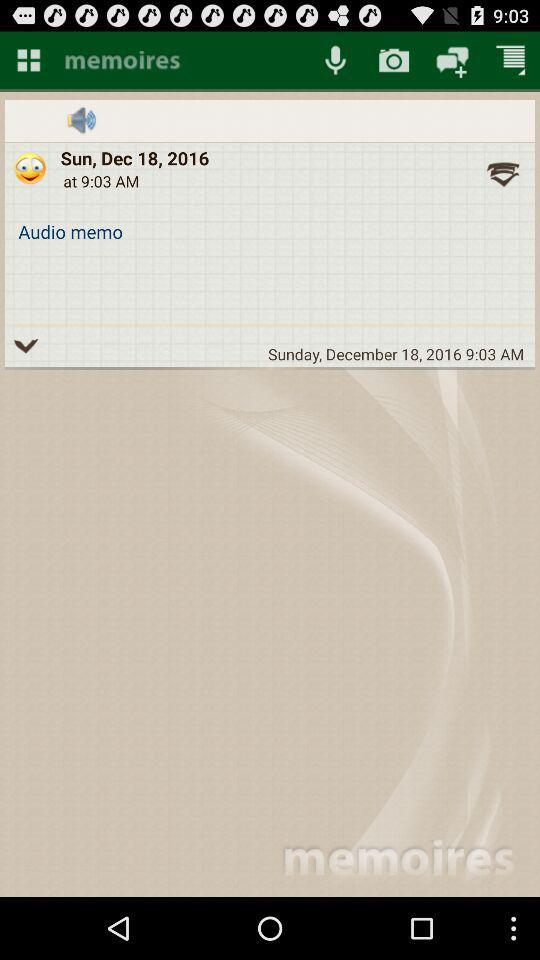 This screenshot has width=540, height=960. Describe the element at coordinates (452, 64) in the screenshot. I see `the chat icon` at that location.